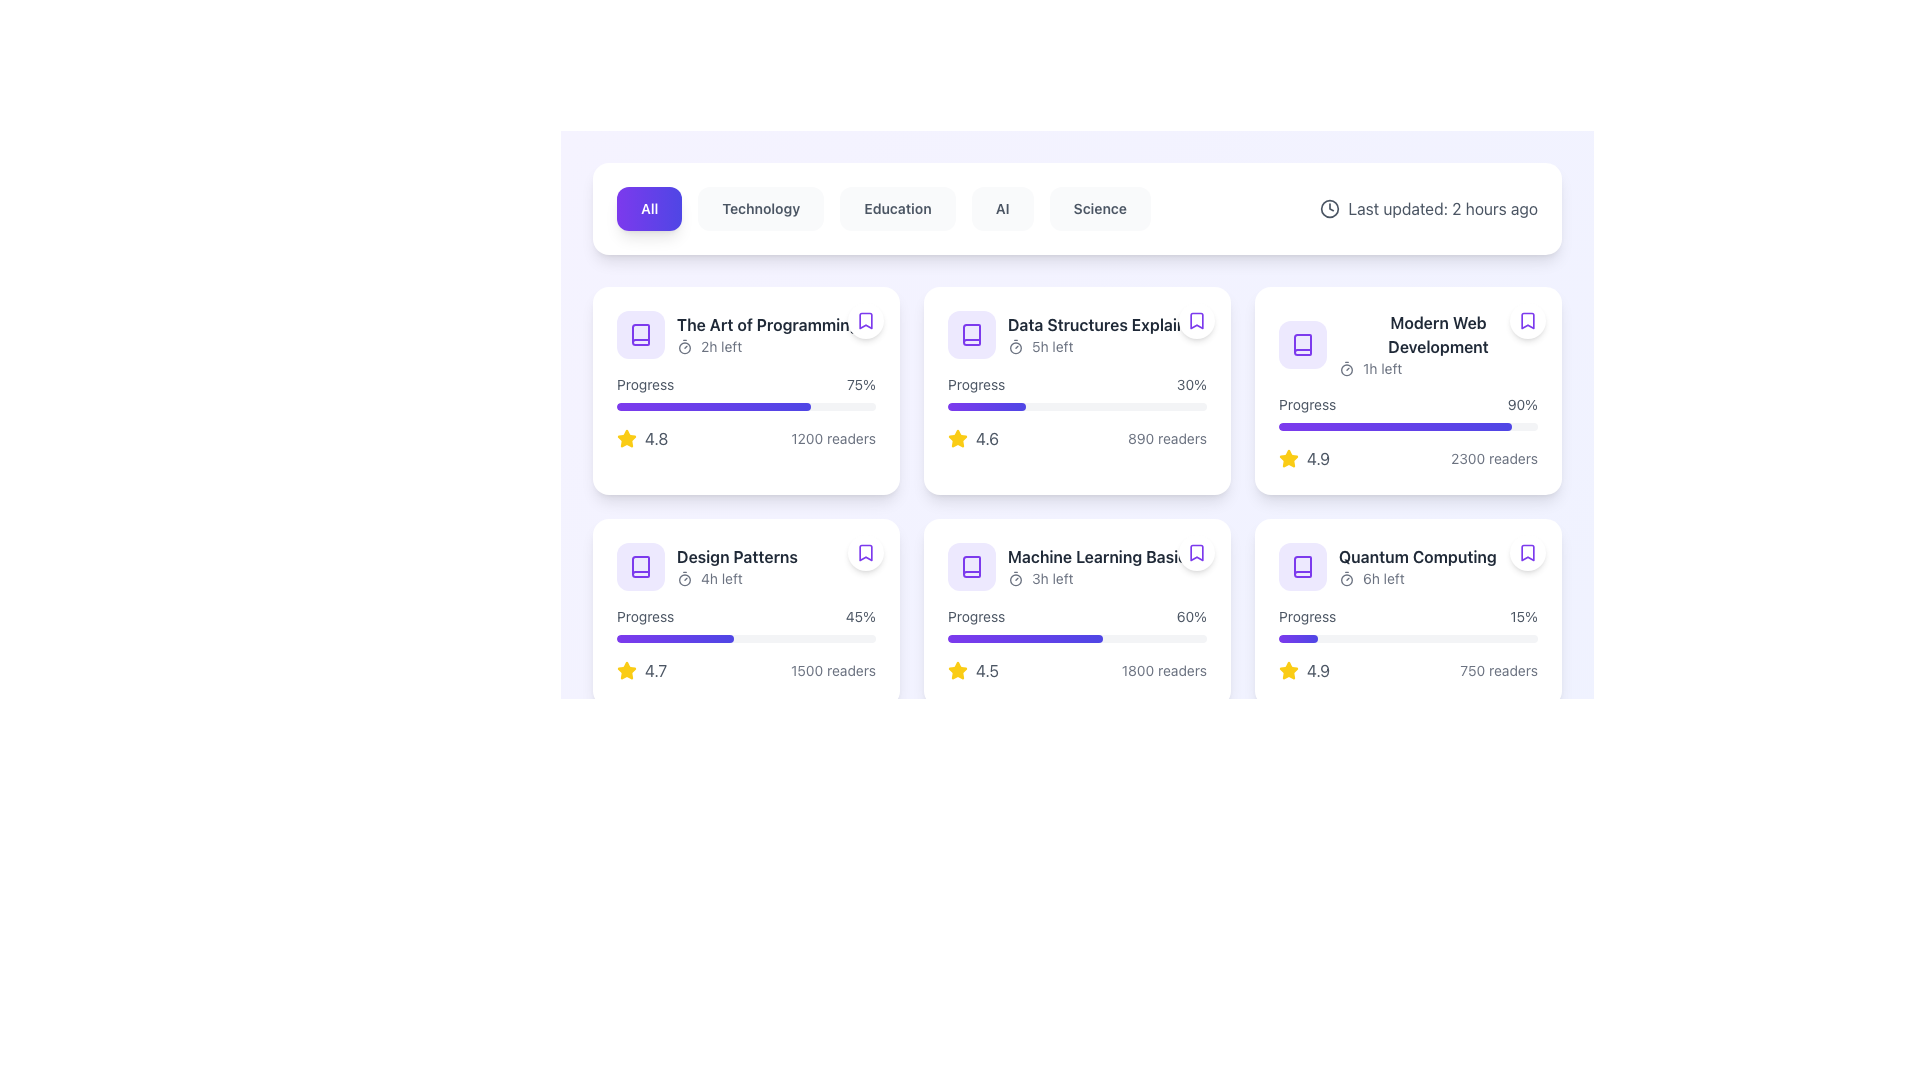 This screenshot has width=1920, height=1080. Describe the element at coordinates (1100, 556) in the screenshot. I see `the text label 'Machine Learning Basics'` at that location.